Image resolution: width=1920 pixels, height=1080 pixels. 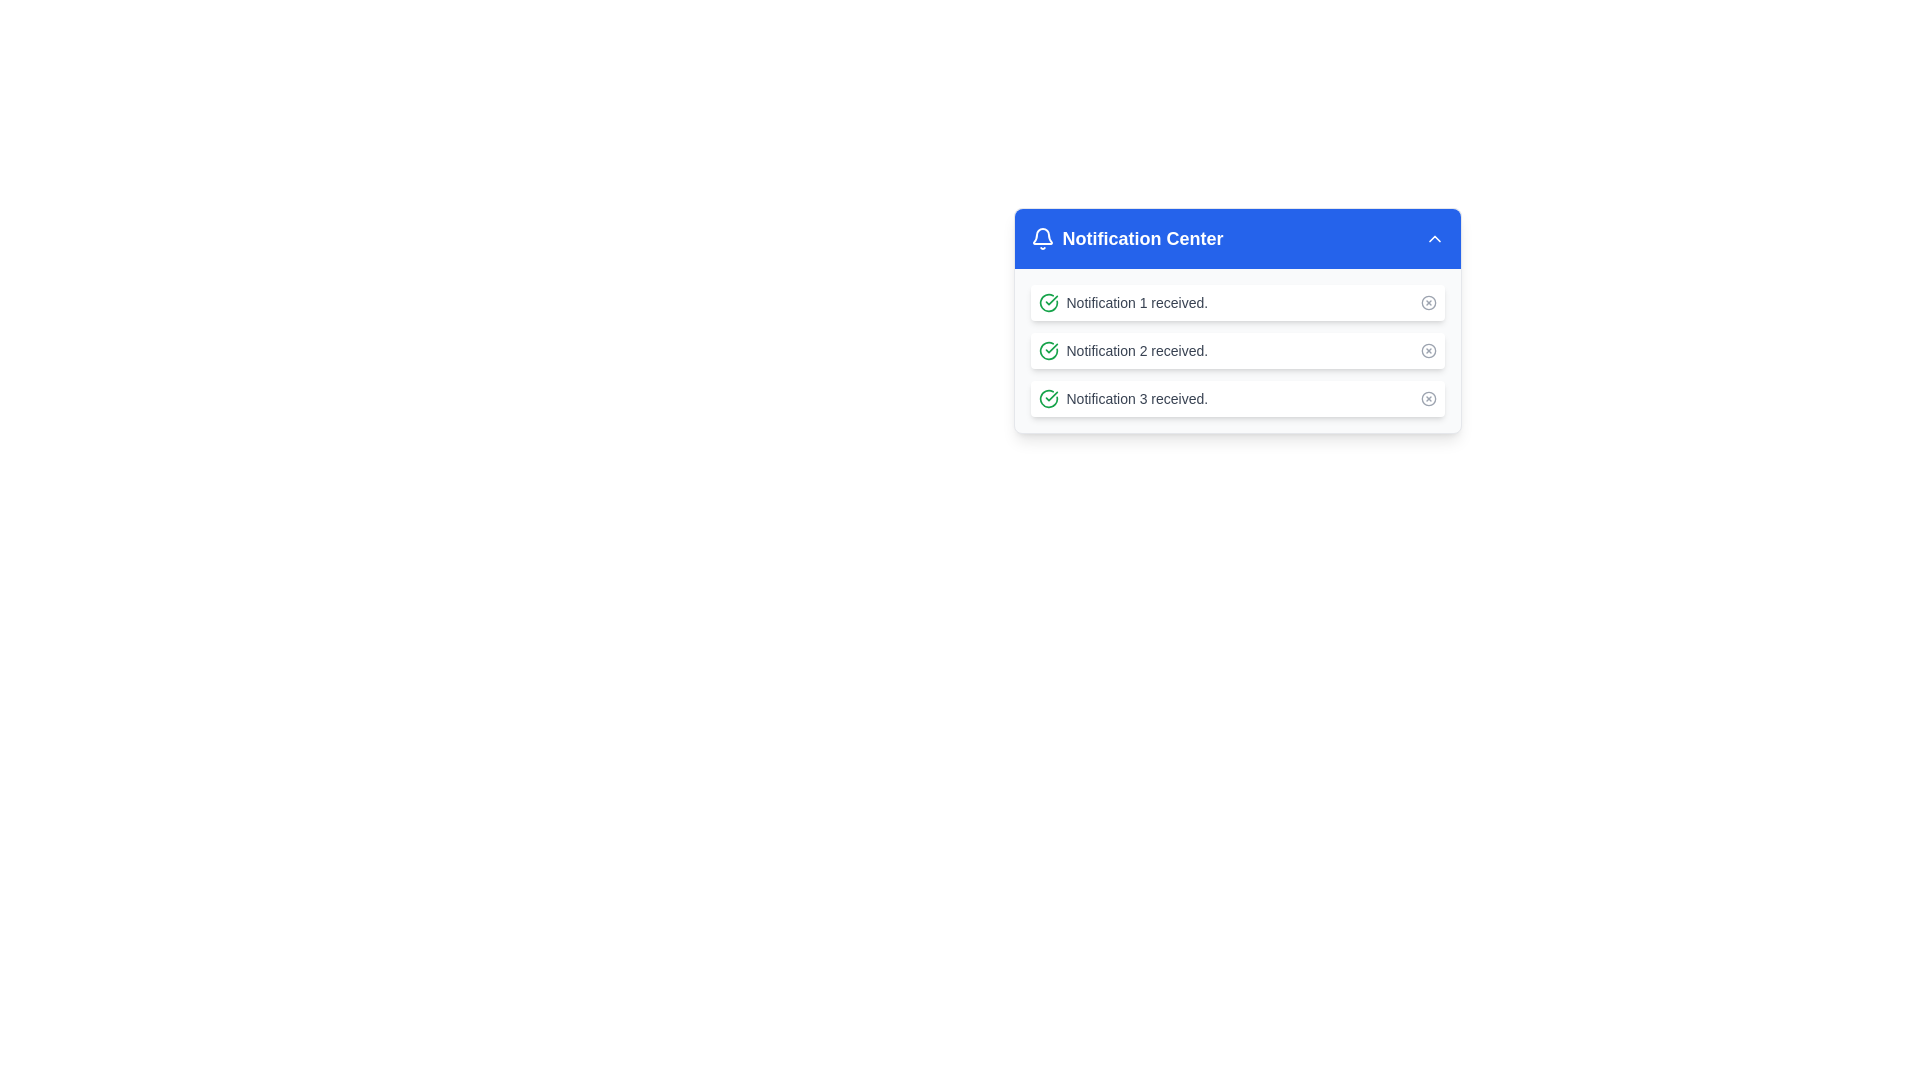 What do you see at coordinates (1433, 238) in the screenshot?
I see `the button` at bounding box center [1433, 238].